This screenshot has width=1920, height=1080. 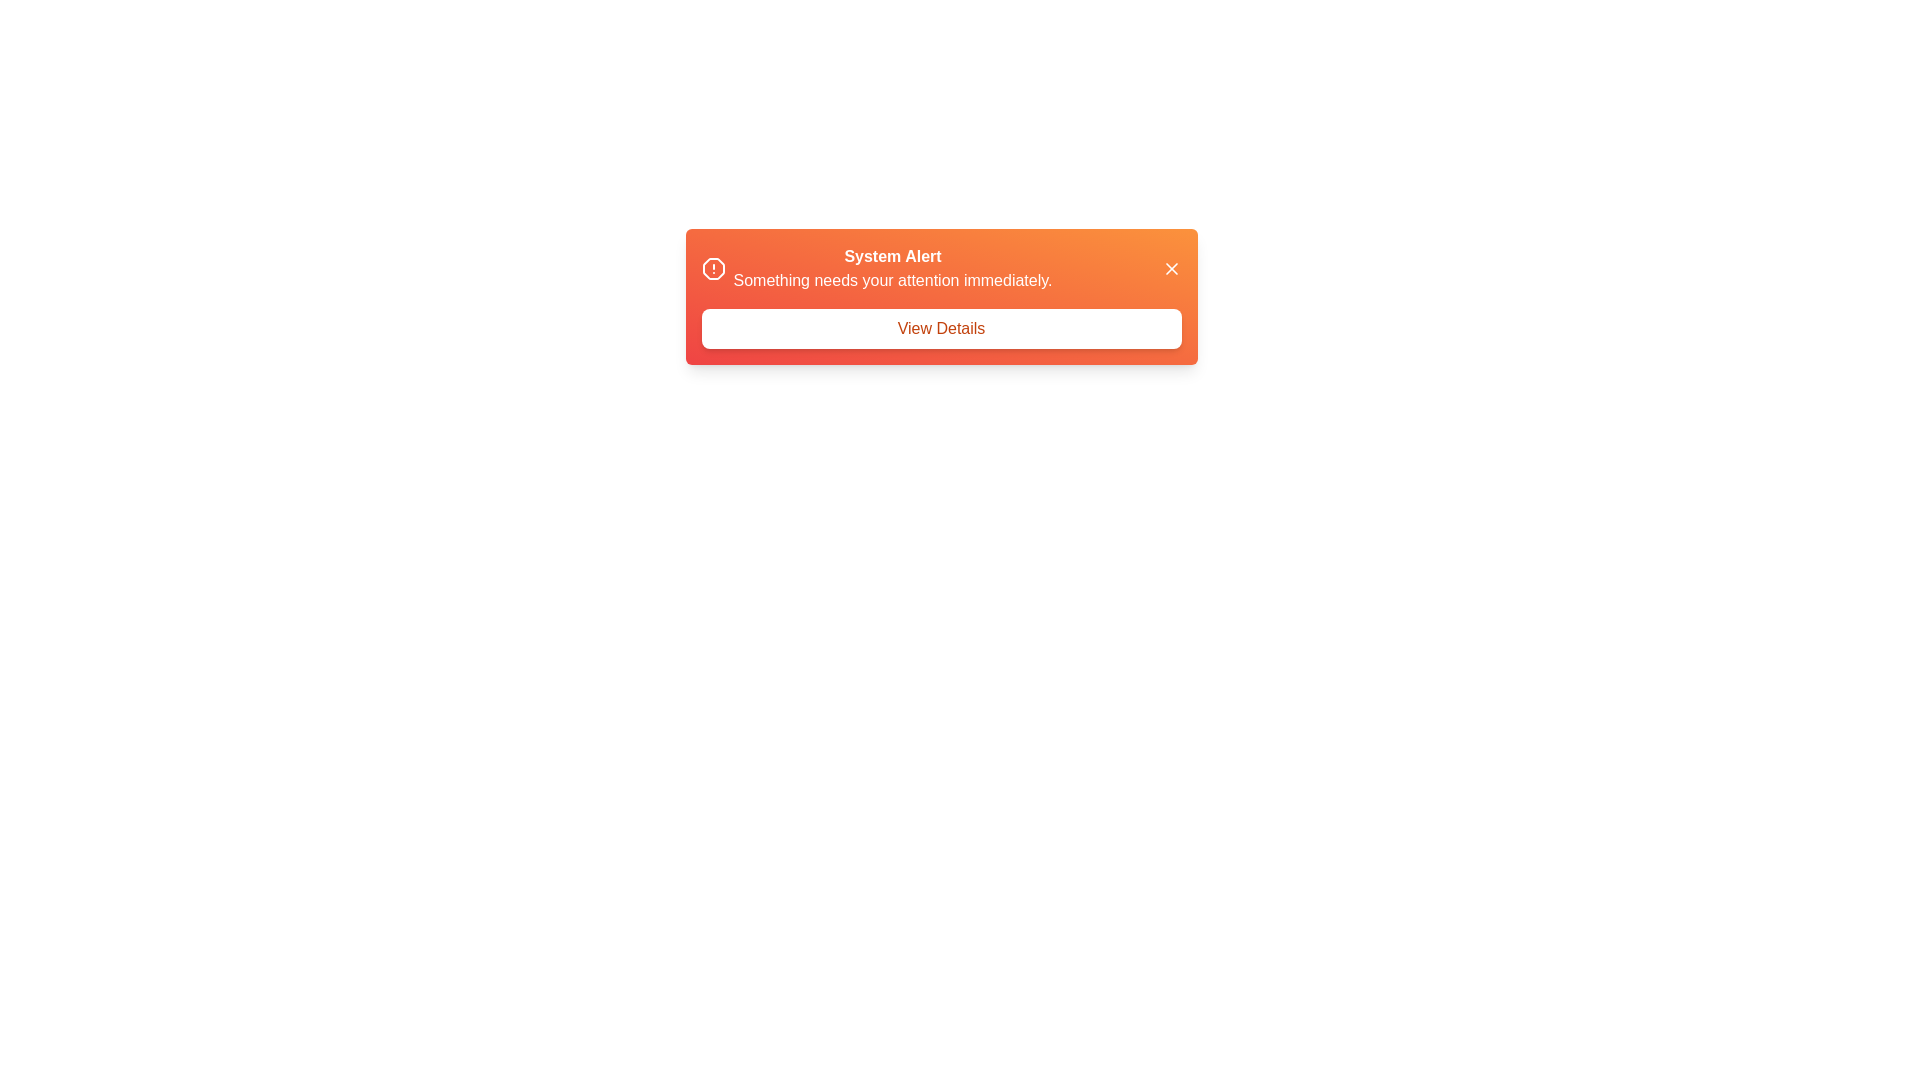 I want to click on the warning icon located at the top-left corner of the notification card titled 'System Alert', so click(x=713, y=268).